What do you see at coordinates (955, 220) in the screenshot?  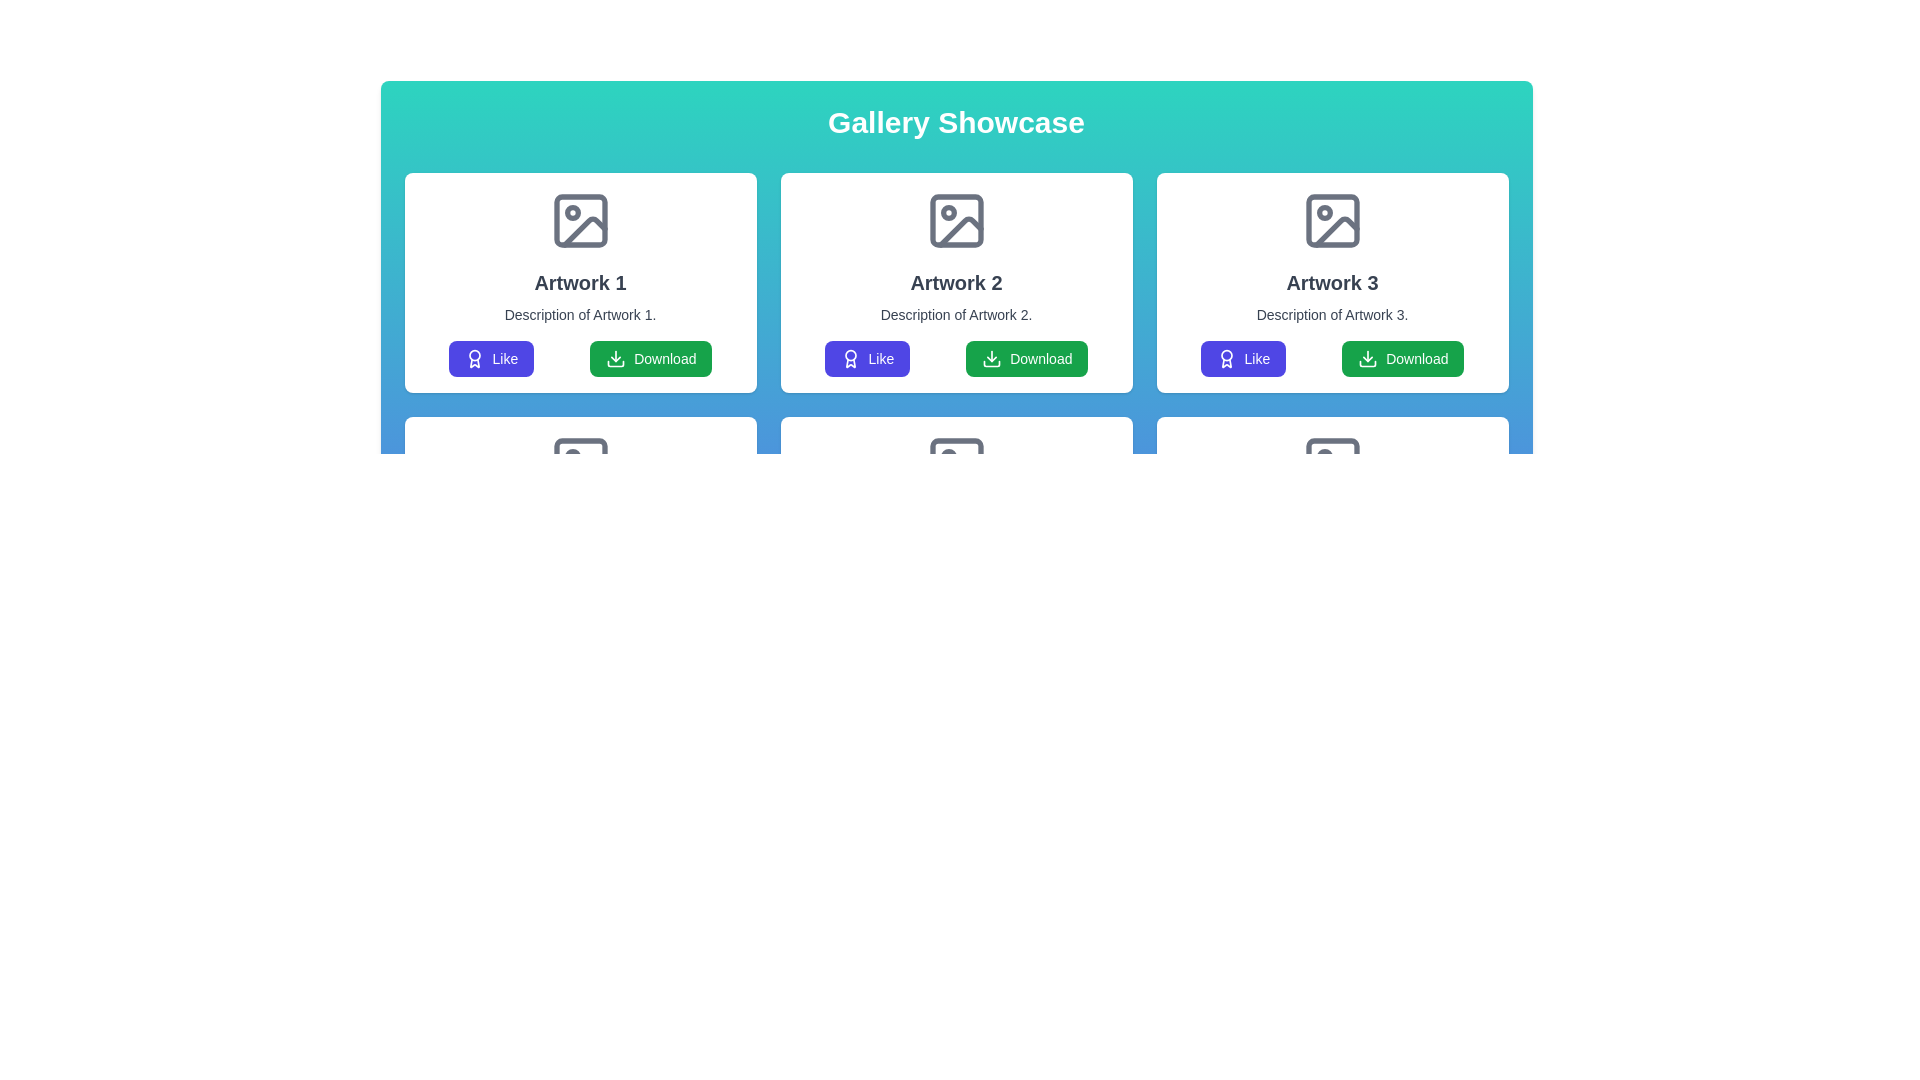 I see `the gray icon with a stylized image located at the top-center of the second card labeled 'Artwork 2' in the grid layout` at bounding box center [955, 220].